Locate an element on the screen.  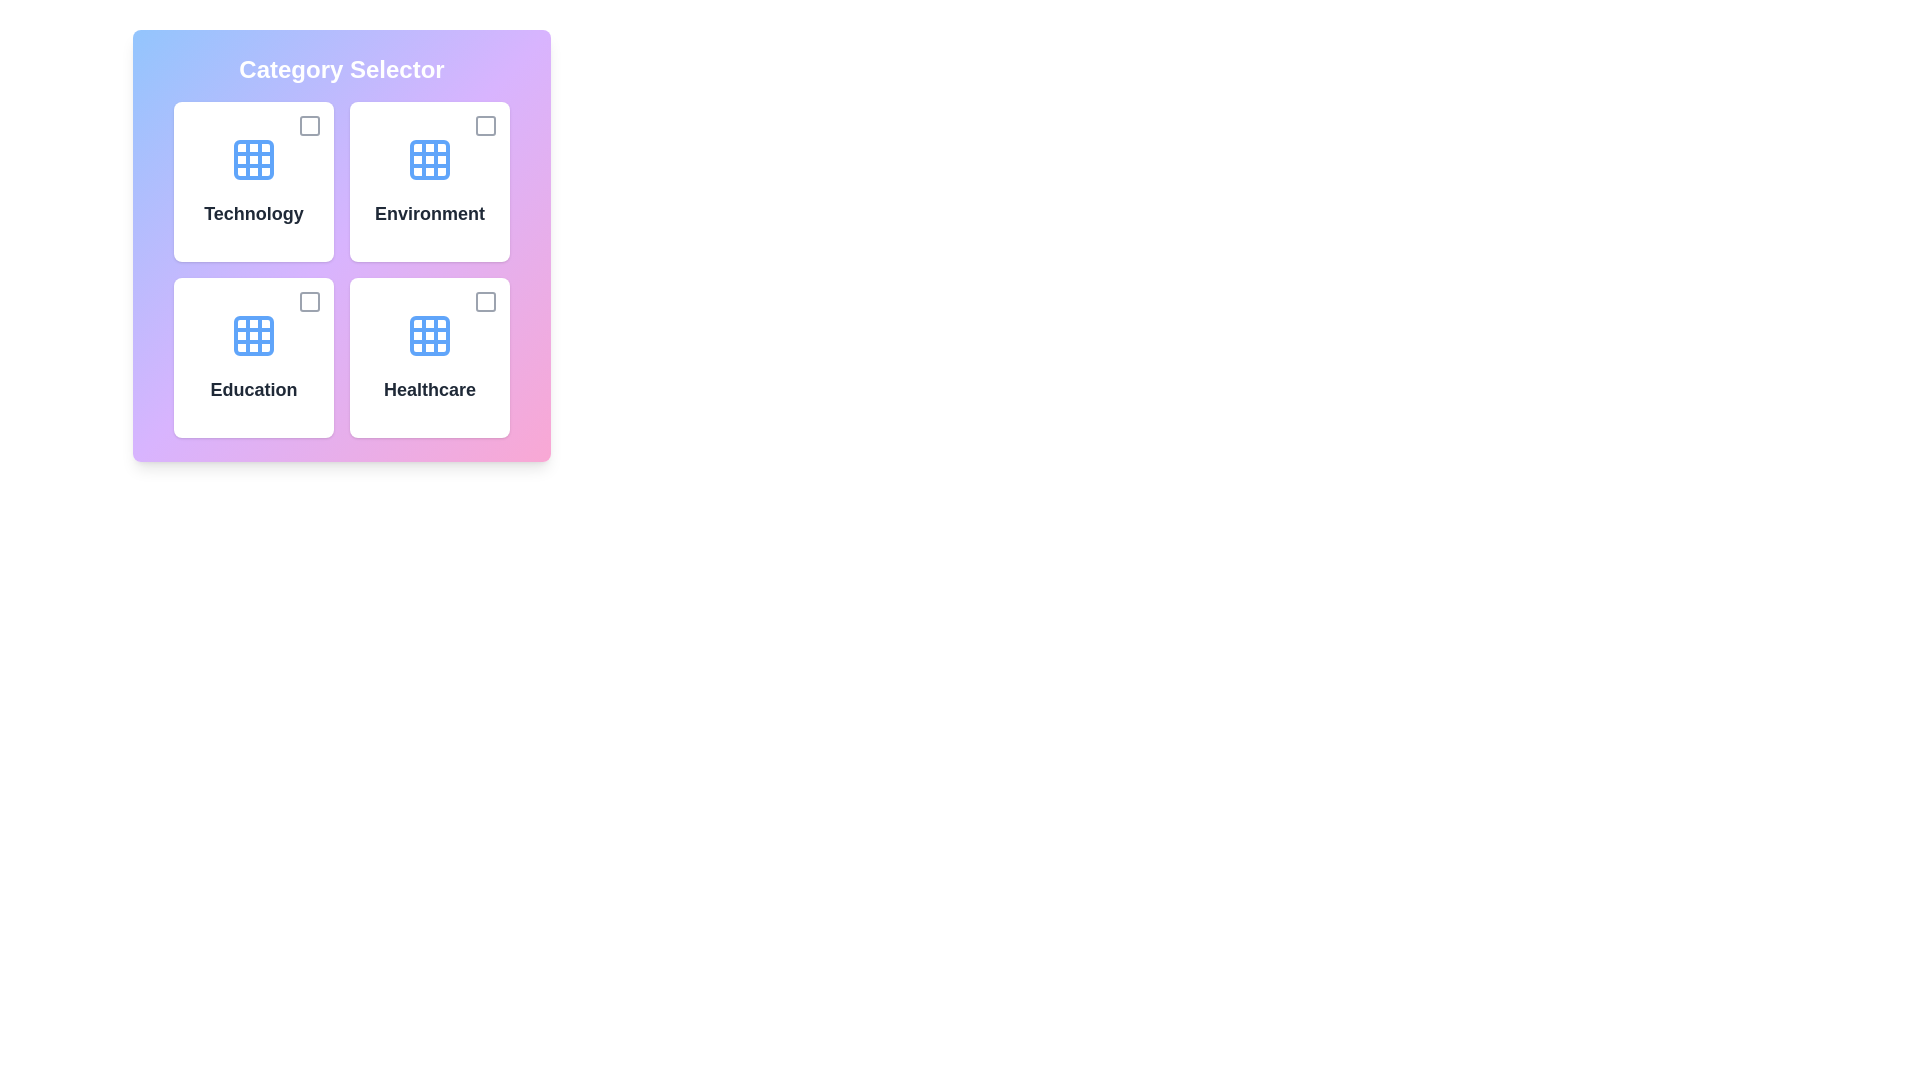
the category card labeled Environment to toggle its selection state is located at coordinates (429, 181).